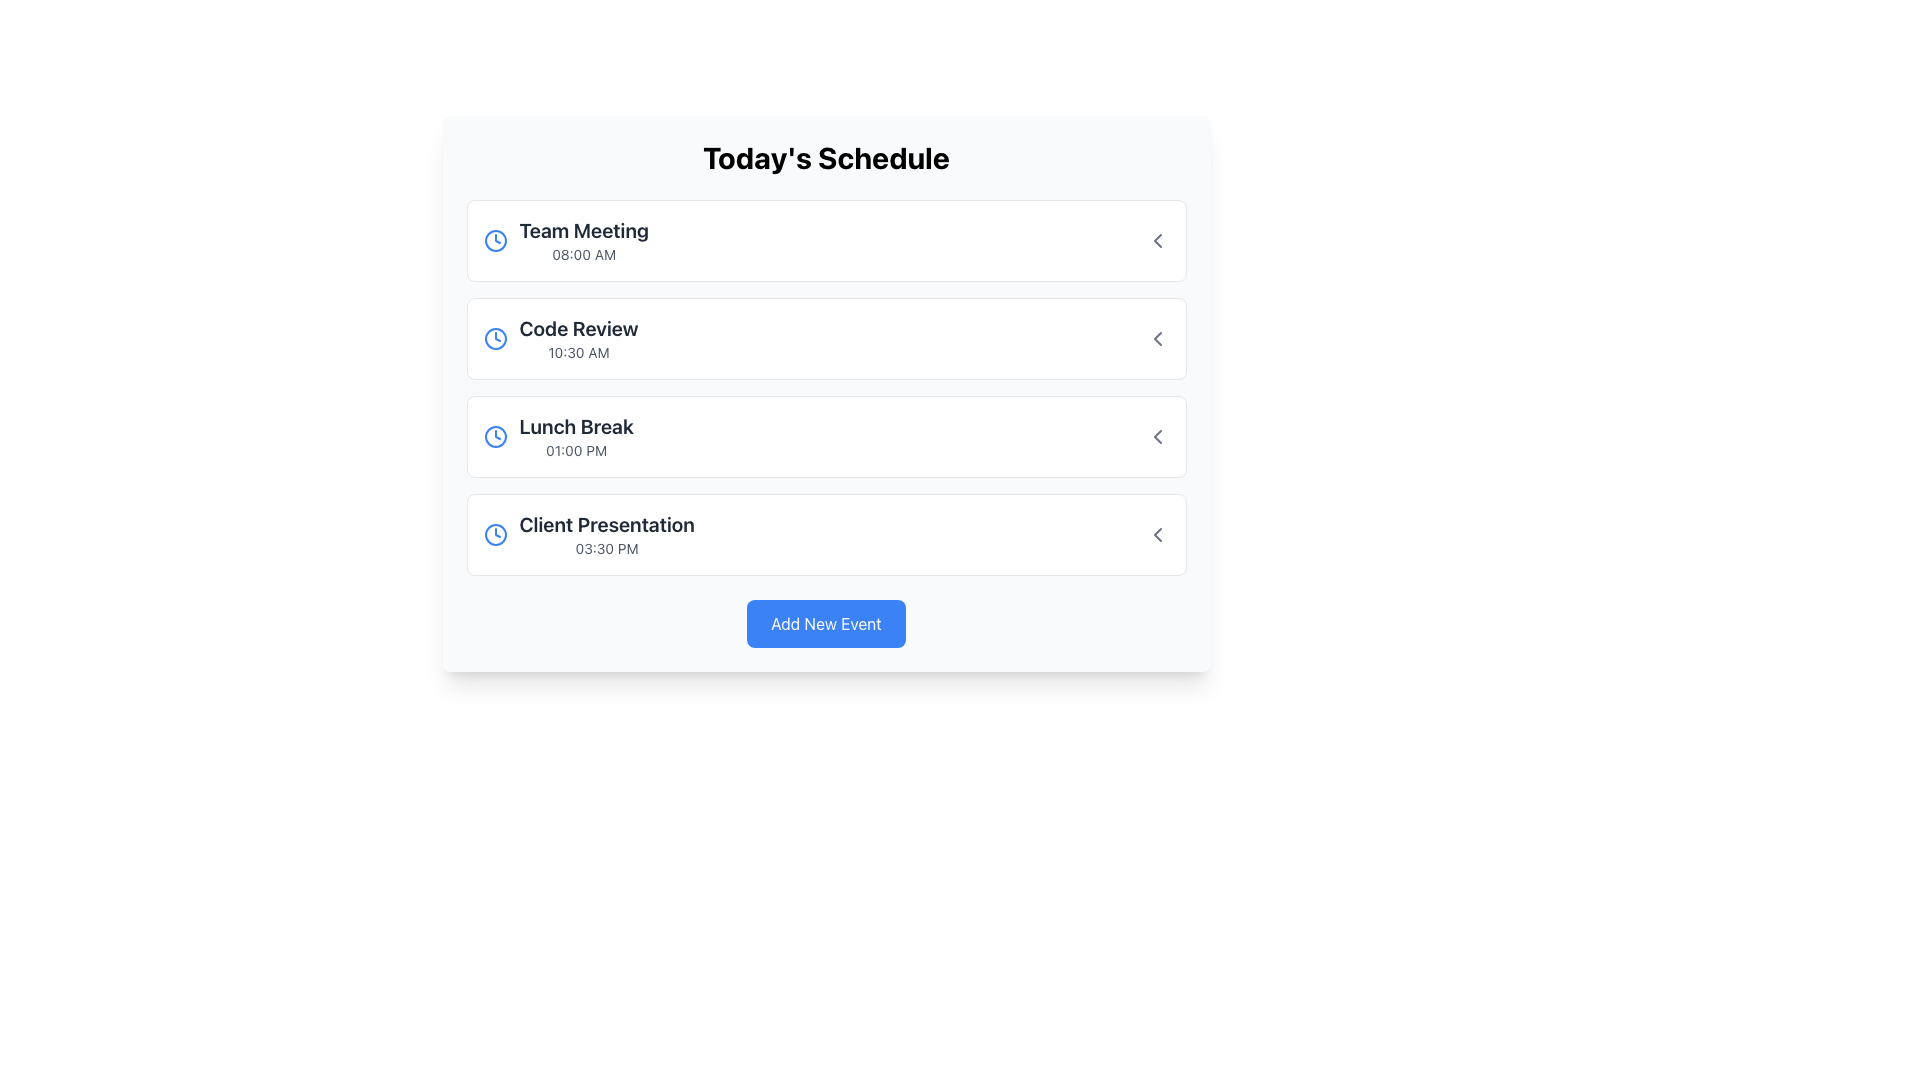 Image resolution: width=1920 pixels, height=1080 pixels. I want to click on the fourth row in the schedule displaying a blue clock icon, bold title 'Client Presentation', and time '03:30 PM', so click(588, 534).